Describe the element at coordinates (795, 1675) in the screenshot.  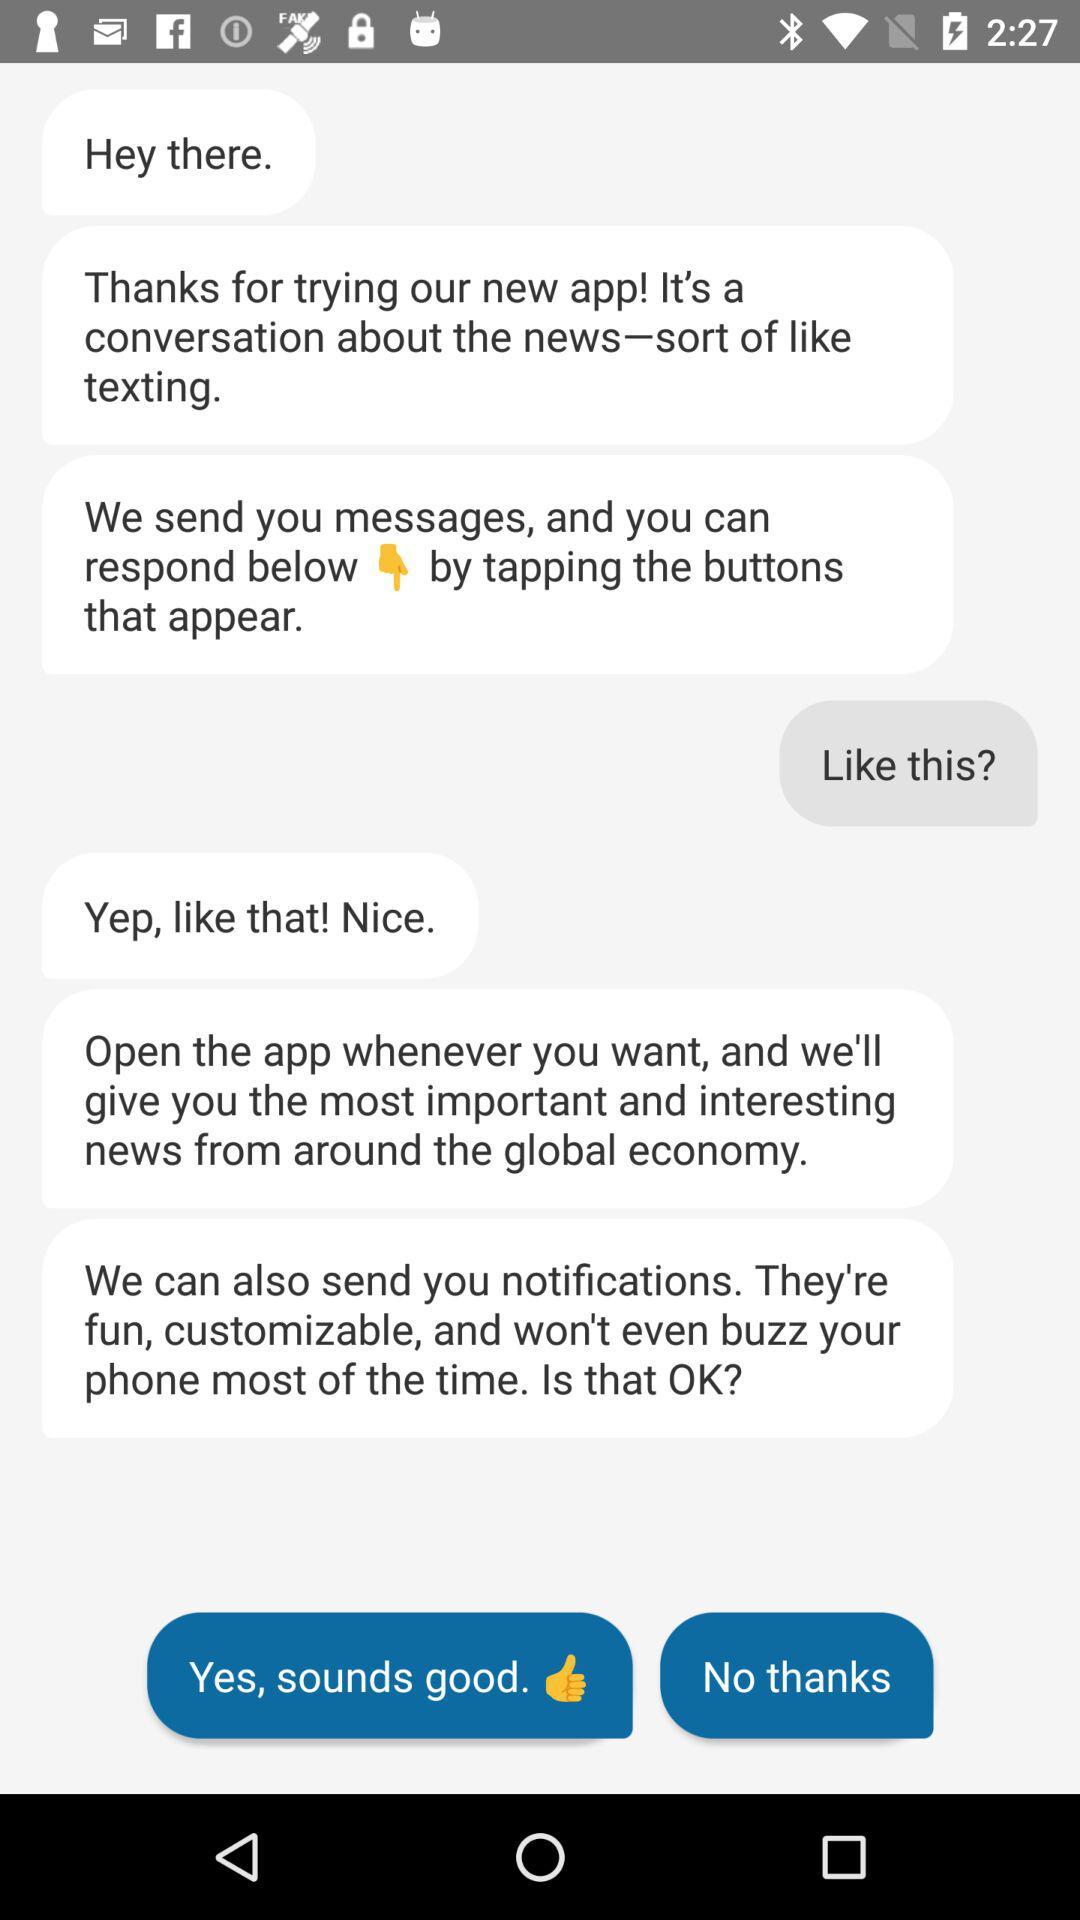
I see `no thanks item` at that location.